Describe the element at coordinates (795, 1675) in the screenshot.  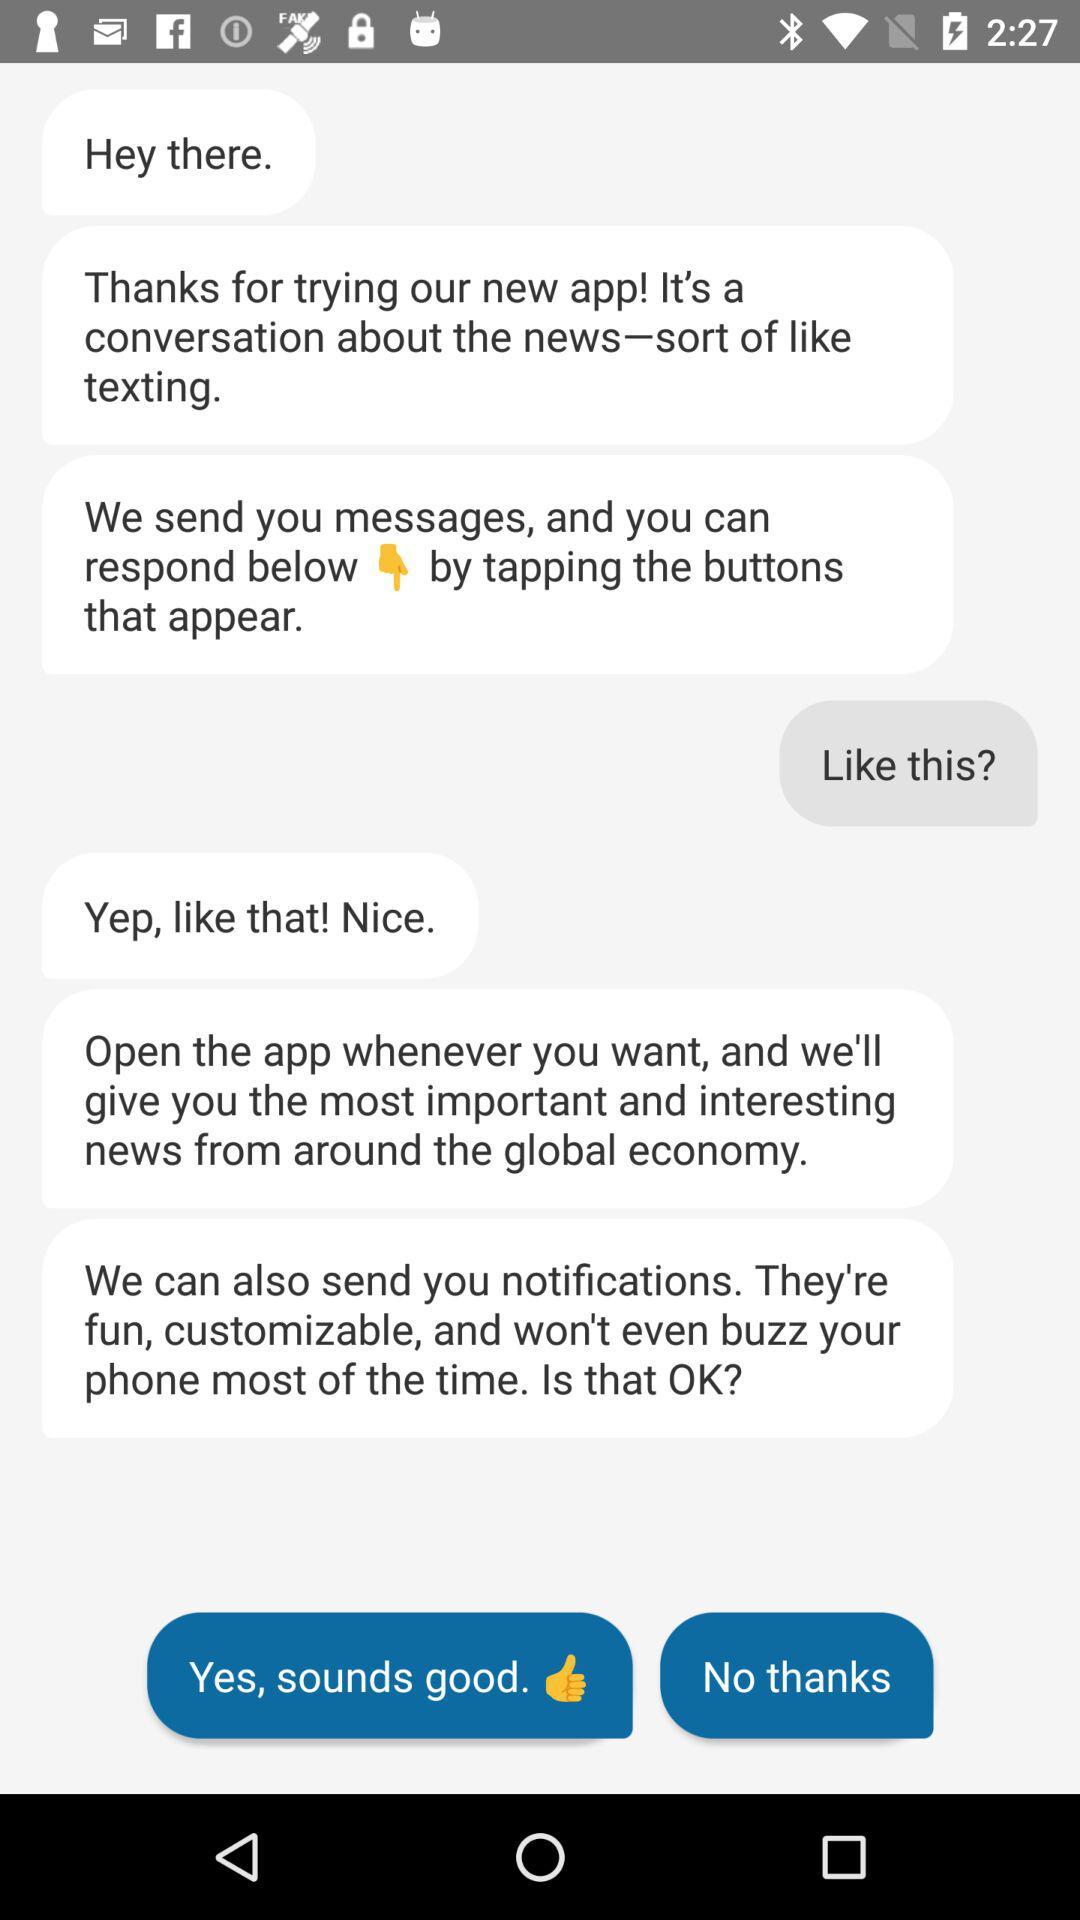
I see `no thanks item` at that location.